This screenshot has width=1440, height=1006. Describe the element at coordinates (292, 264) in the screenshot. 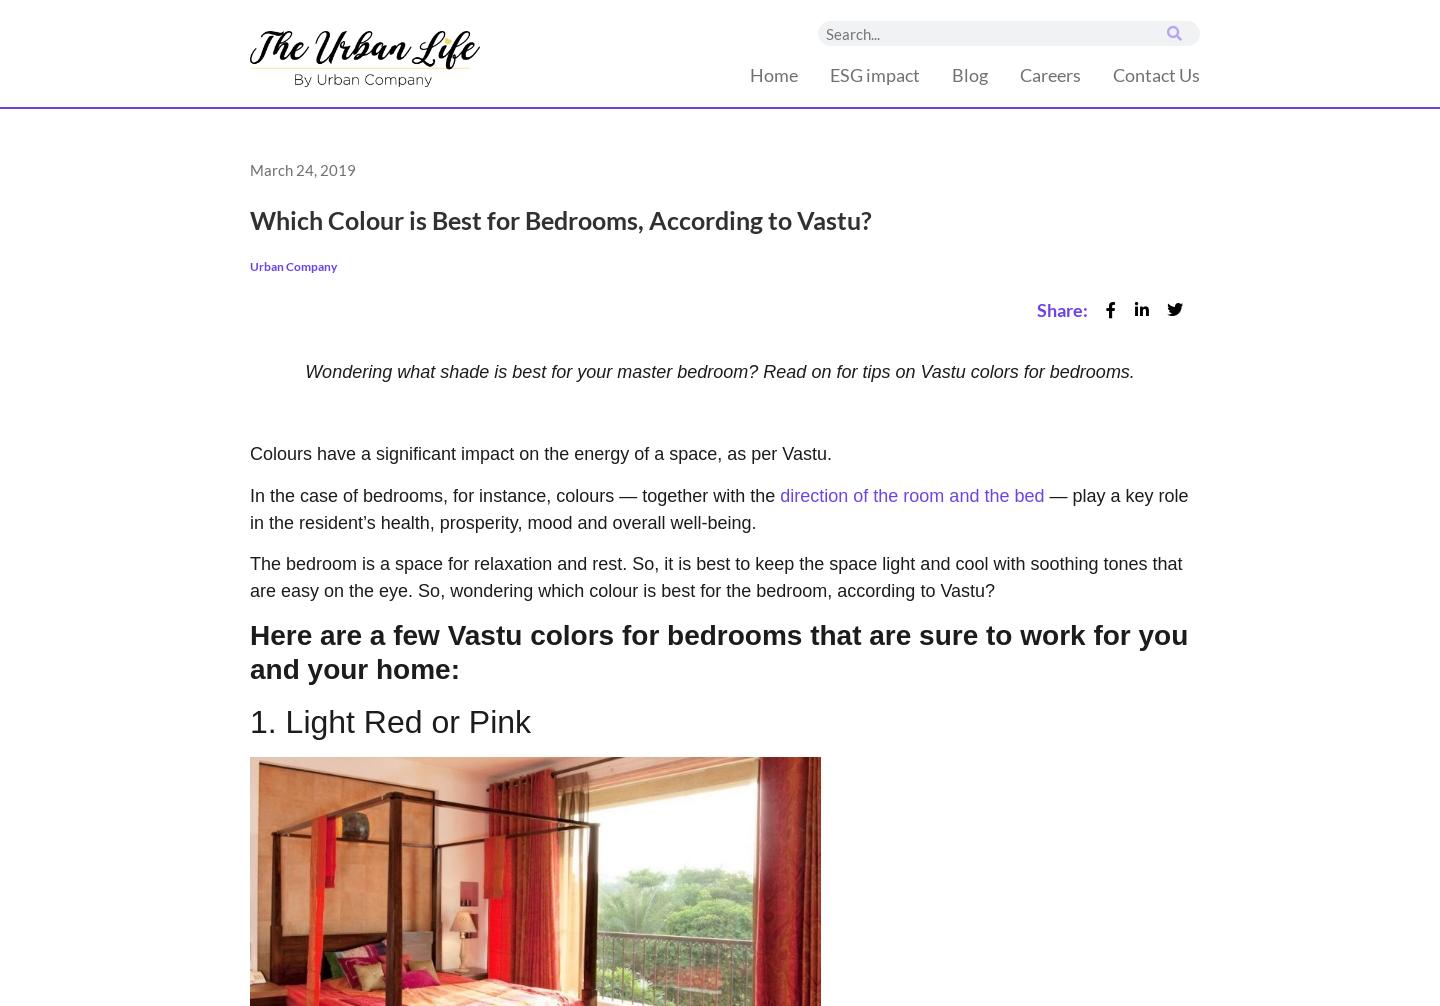

I see `'Urban Company'` at that location.